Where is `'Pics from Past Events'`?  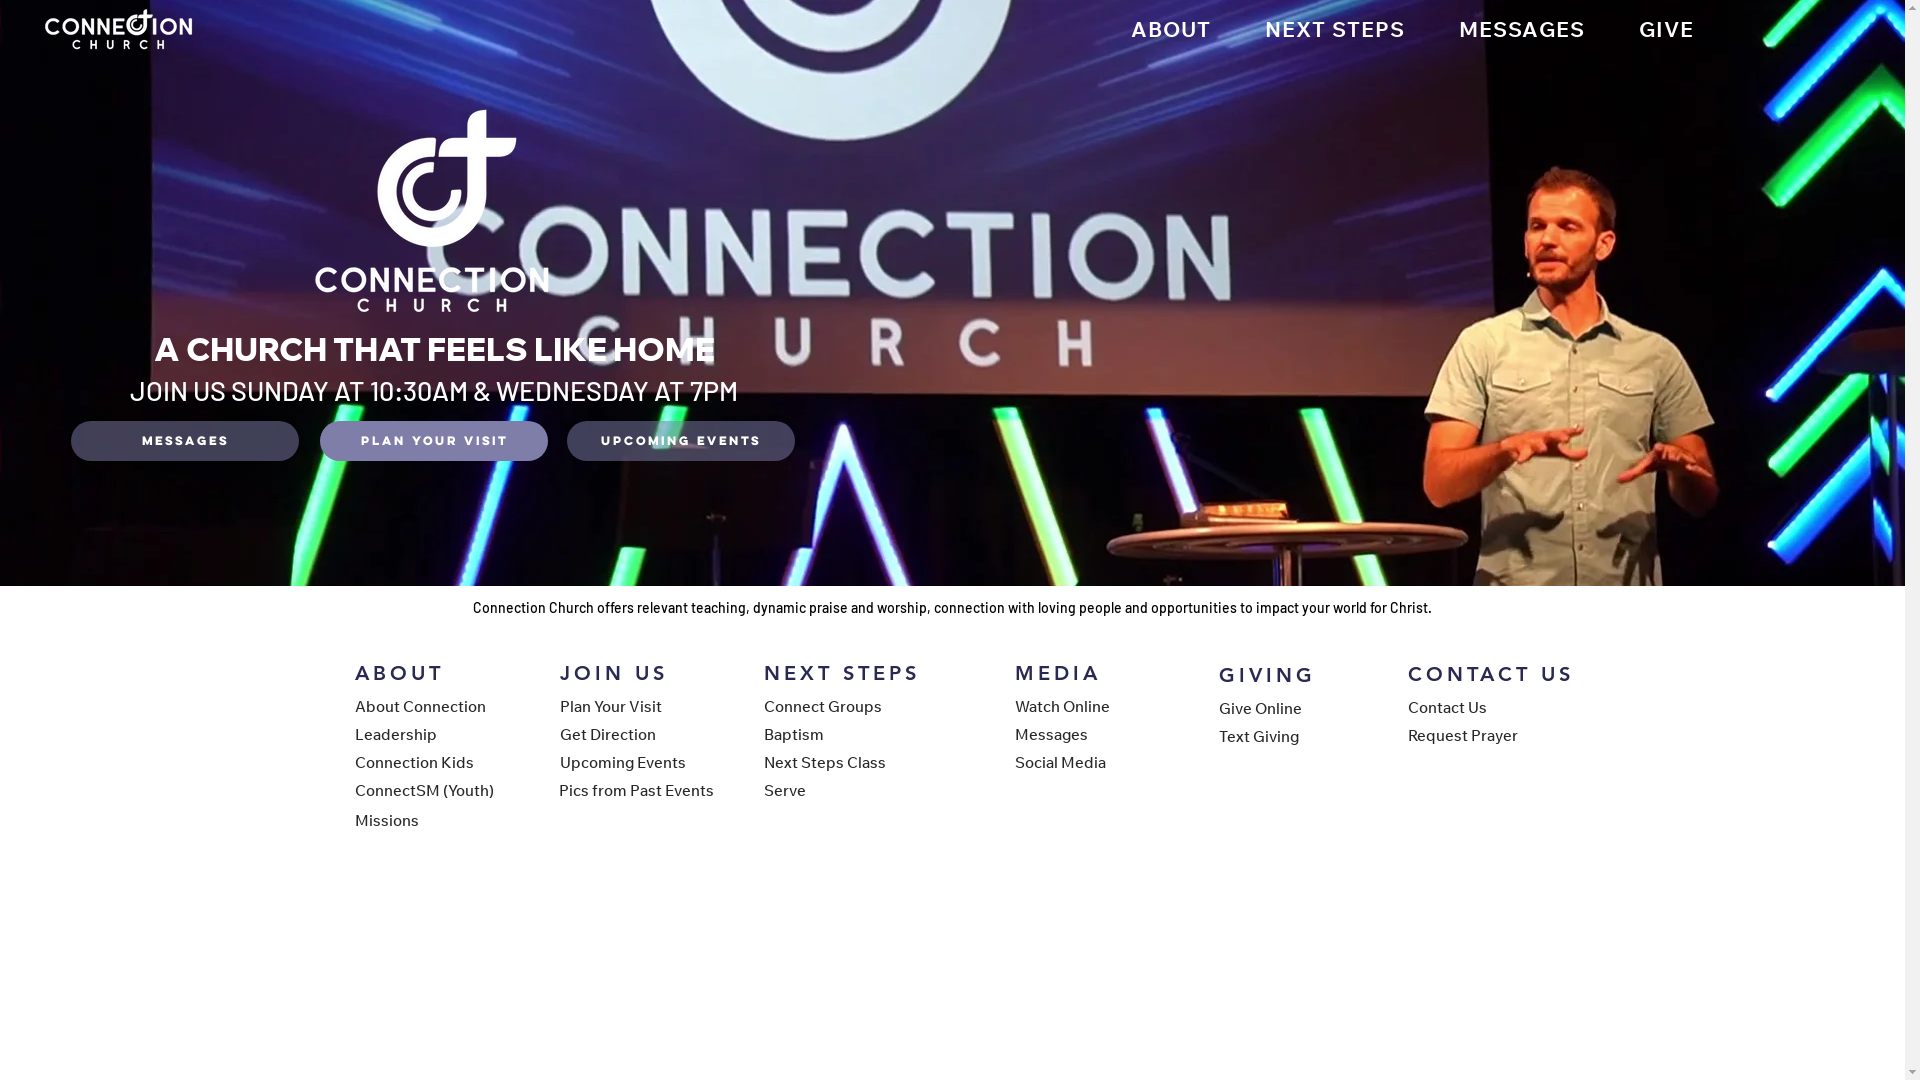
'Pics from Past Events' is located at coordinates (636, 789).